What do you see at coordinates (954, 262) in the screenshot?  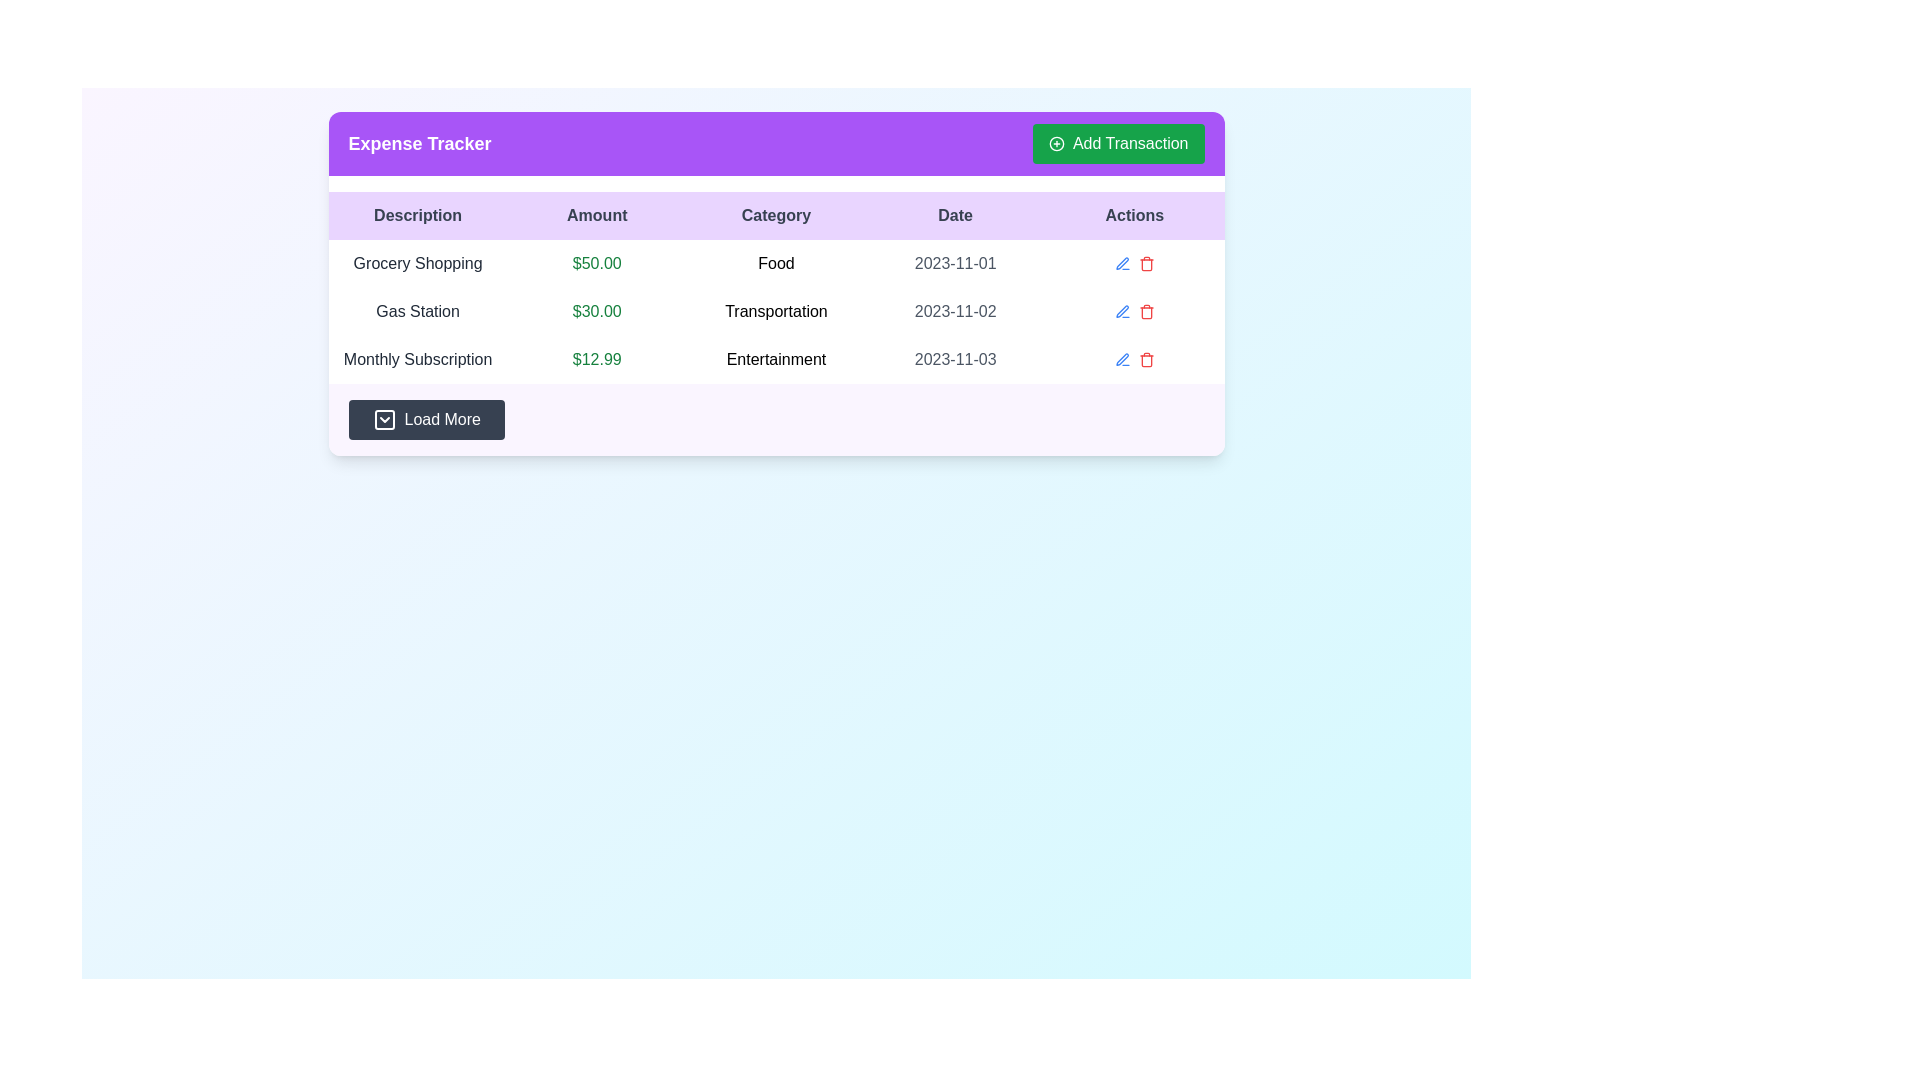 I see `the text label displaying the date '2023-11-01' in gray color, which is located under the 'Date' column, aligned with 'Grocery Shopping.'` at bounding box center [954, 262].